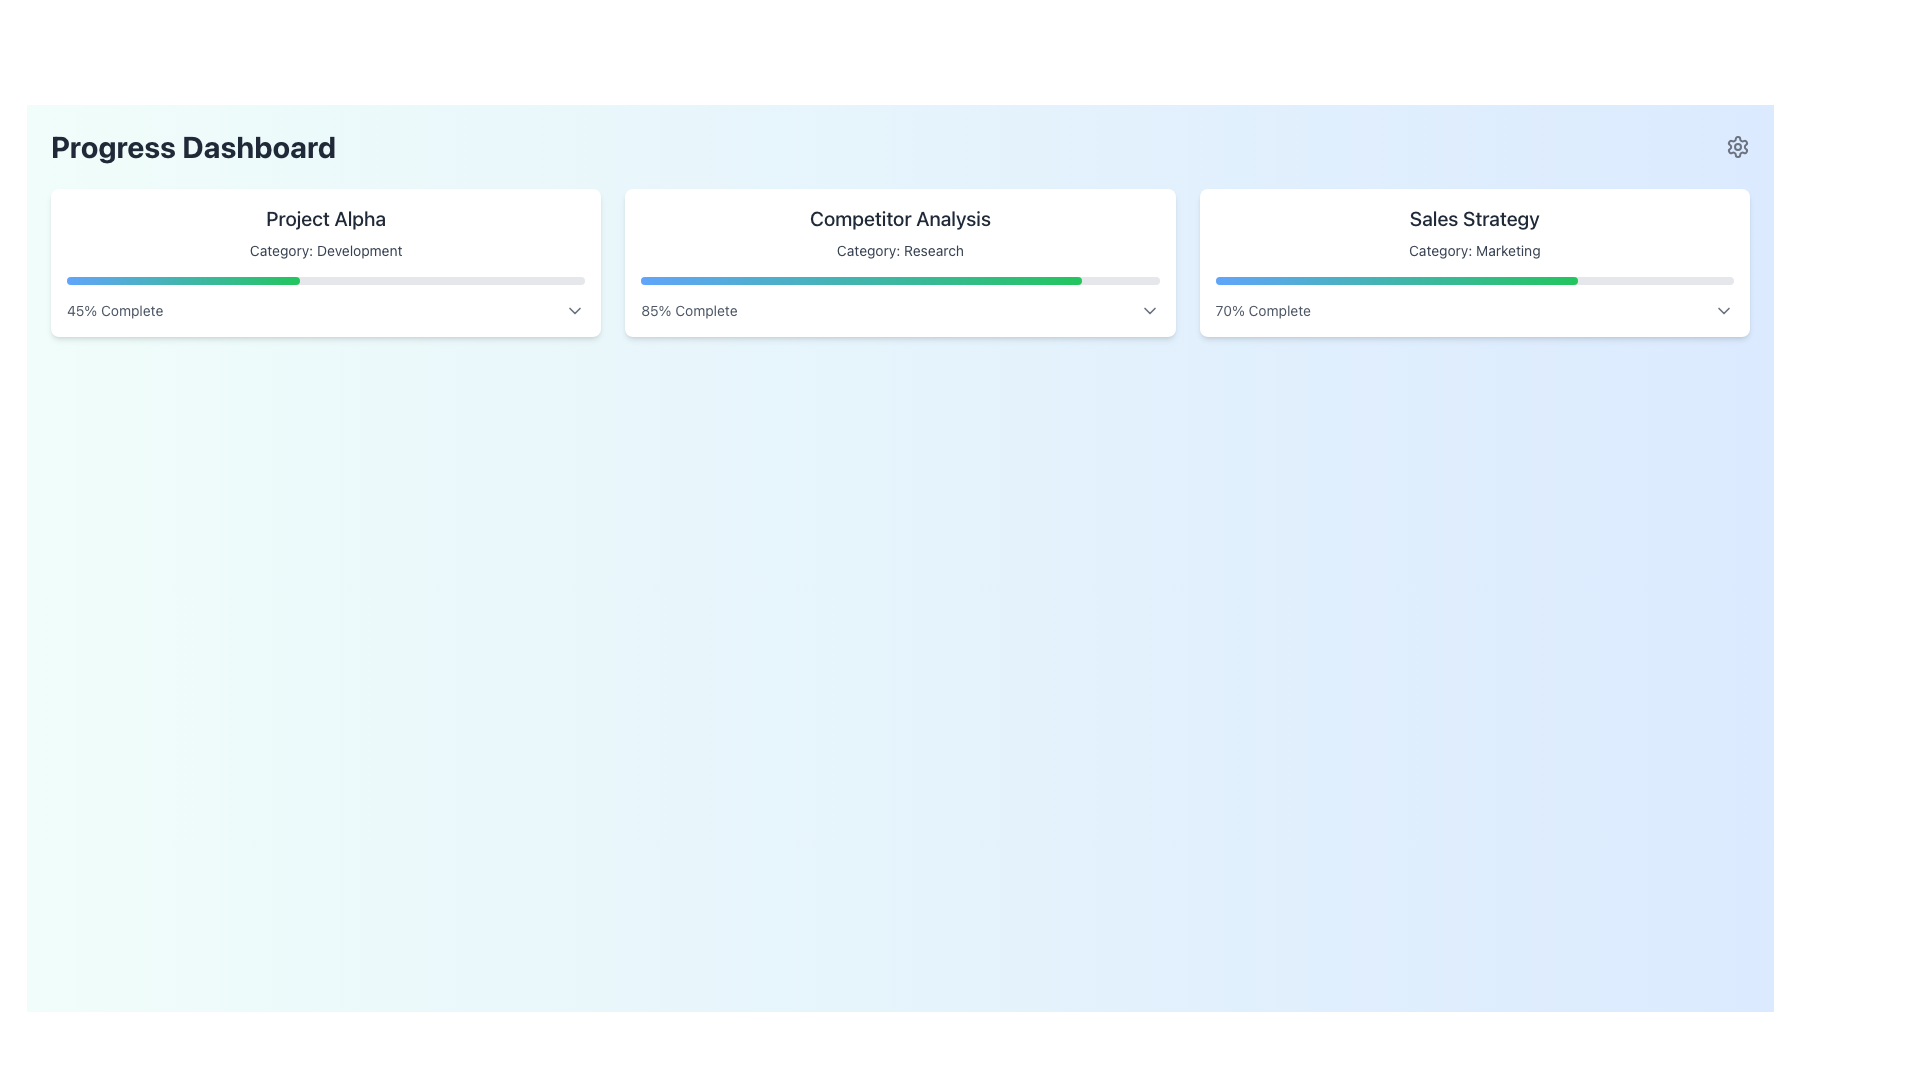 Image resolution: width=1920 pixels, height=1080 pixels. I want to click on the downward-pointing chevron icon located to the right of the '85% Complete' text, so click(1149, 311).